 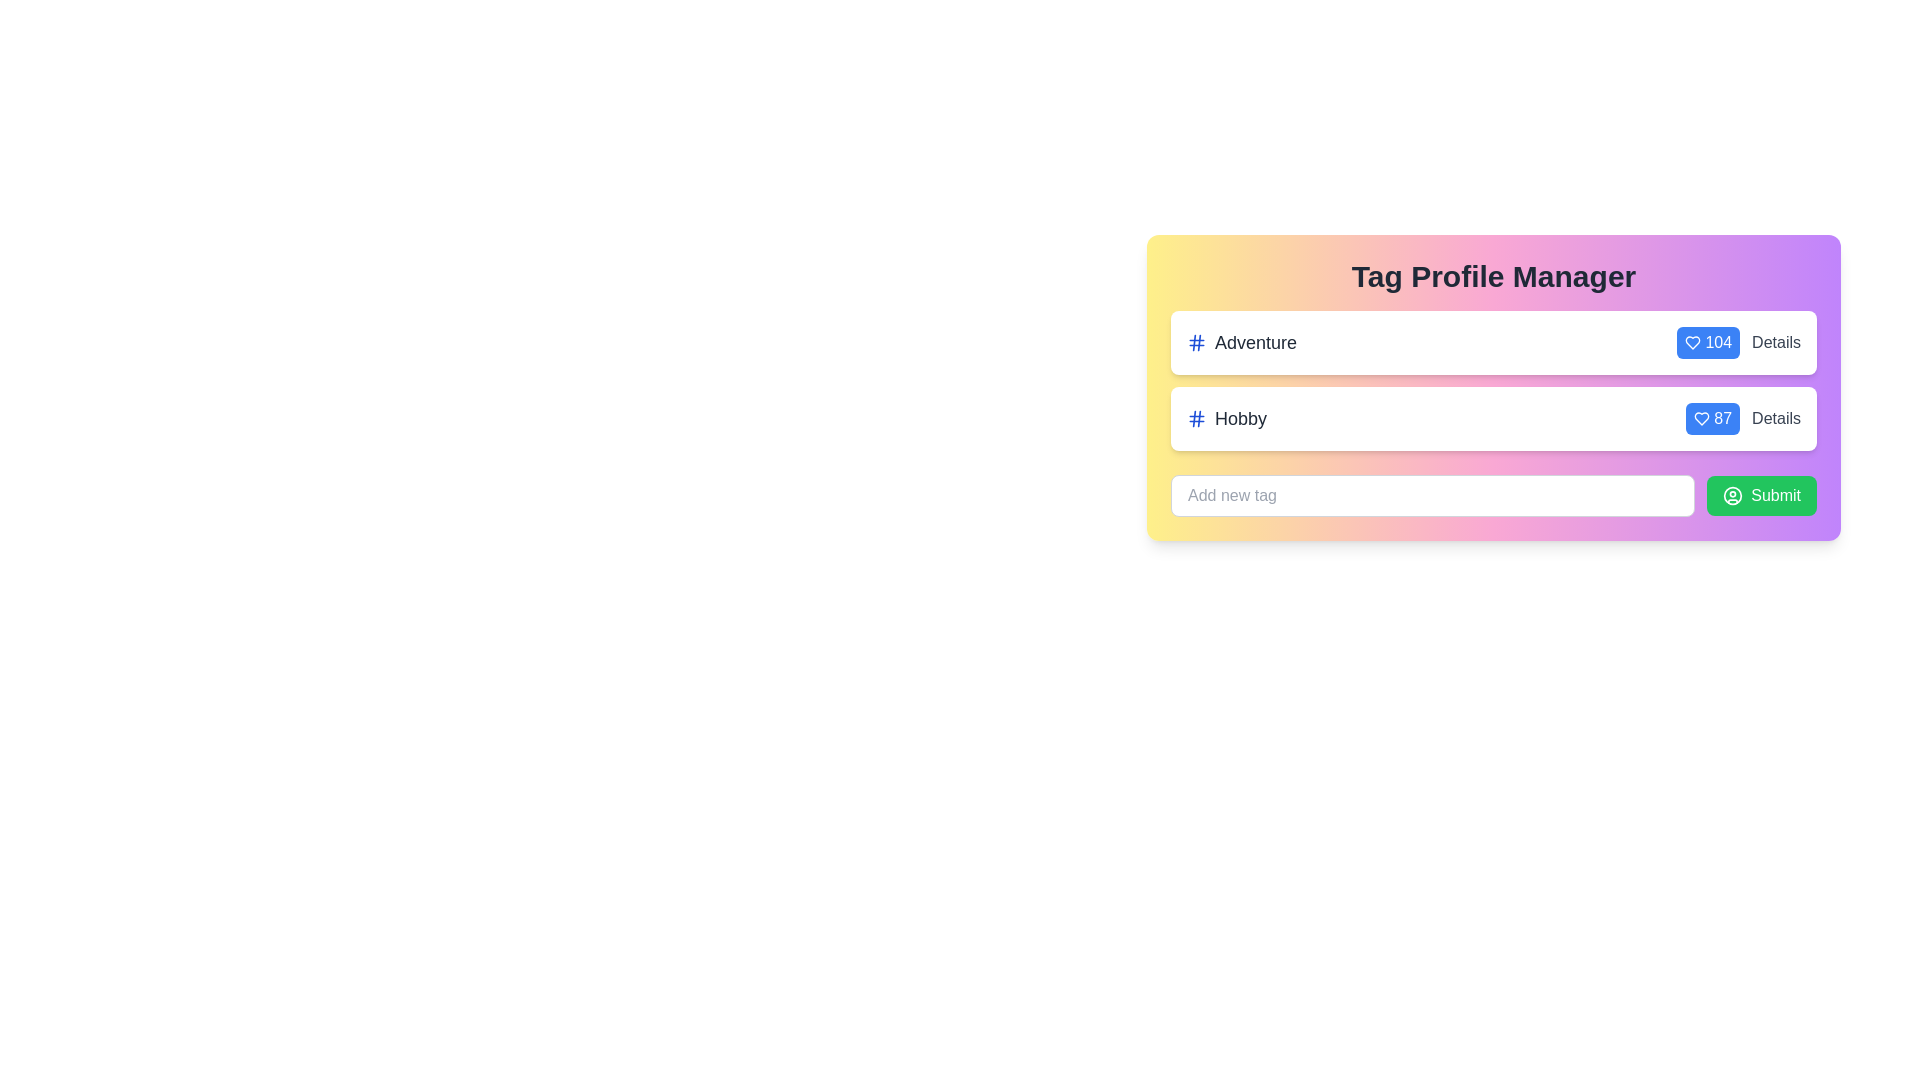 What do you see at coordinates (1692, 342) in the screenshot?
I see `the 'like' icon associated with the 'Hobby' tag` at bounding box center [1692, 342].